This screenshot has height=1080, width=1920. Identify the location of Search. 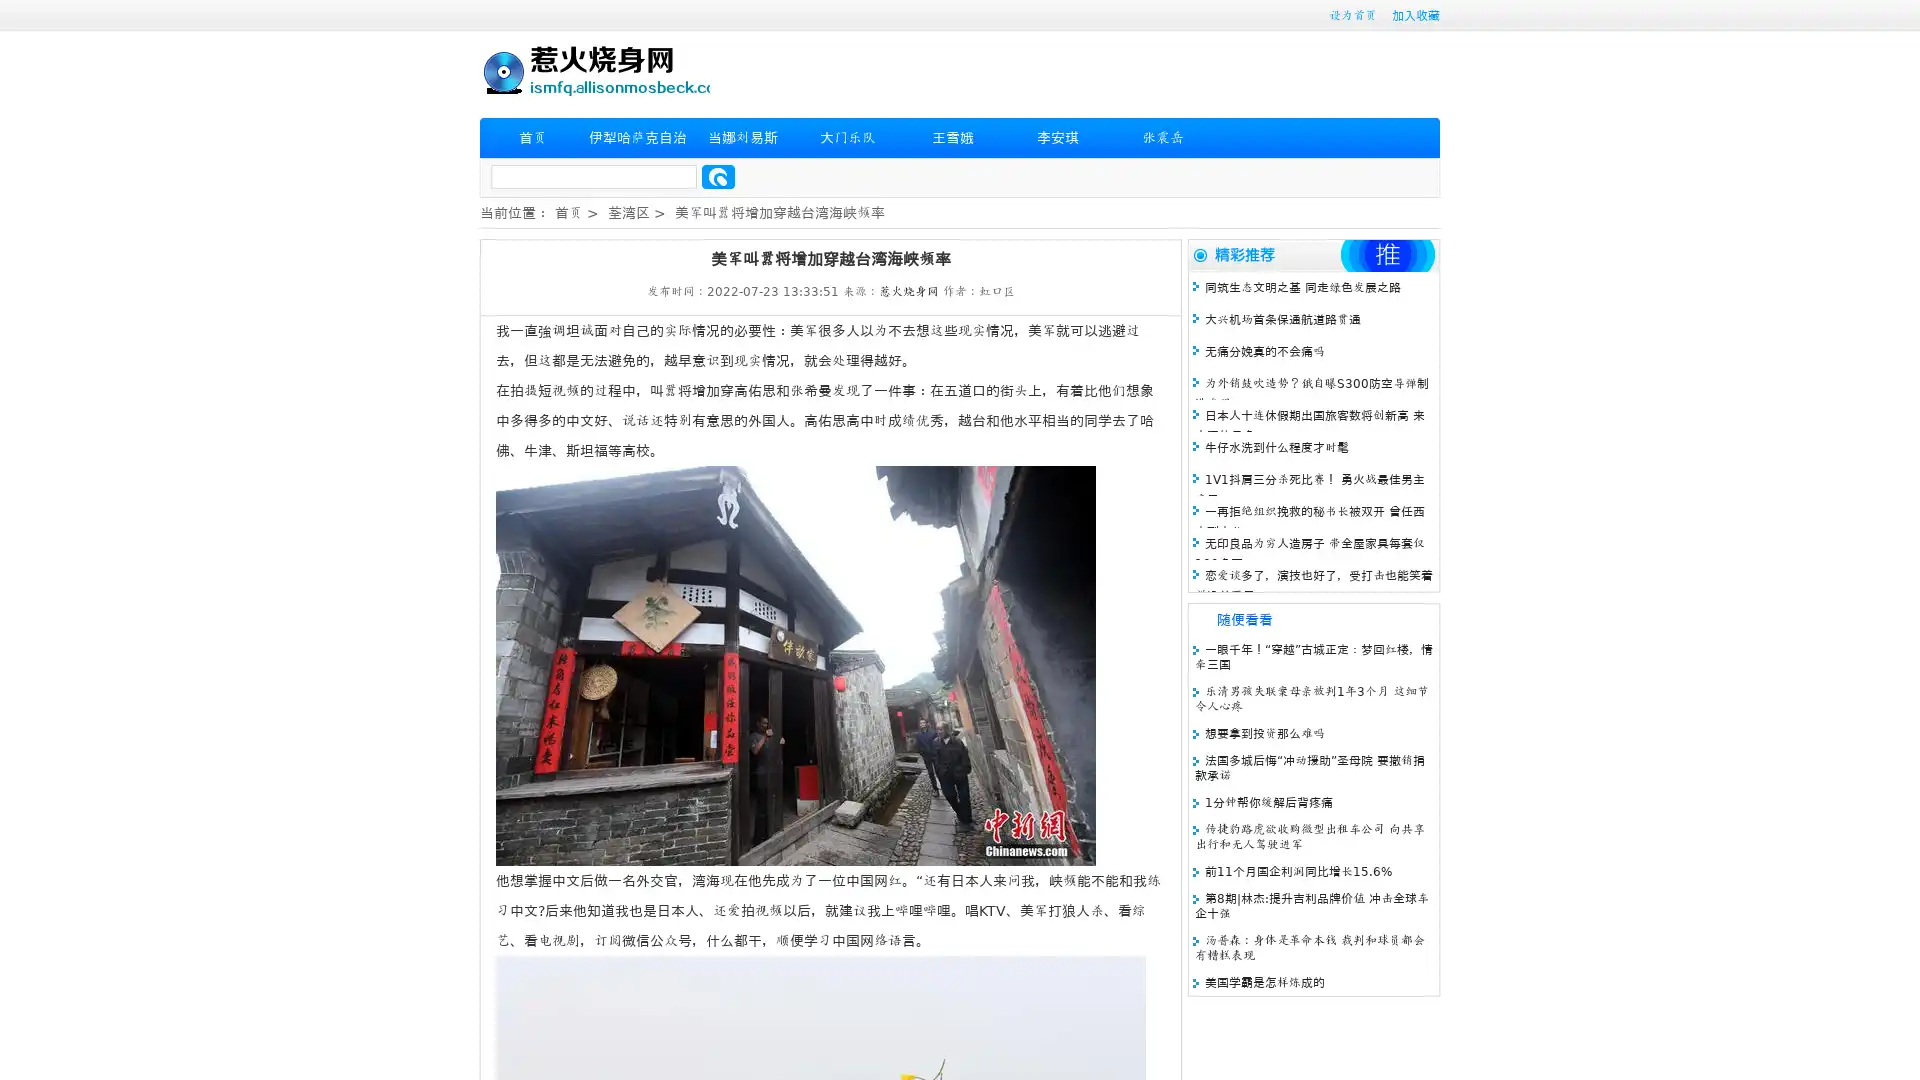
(718, 176).